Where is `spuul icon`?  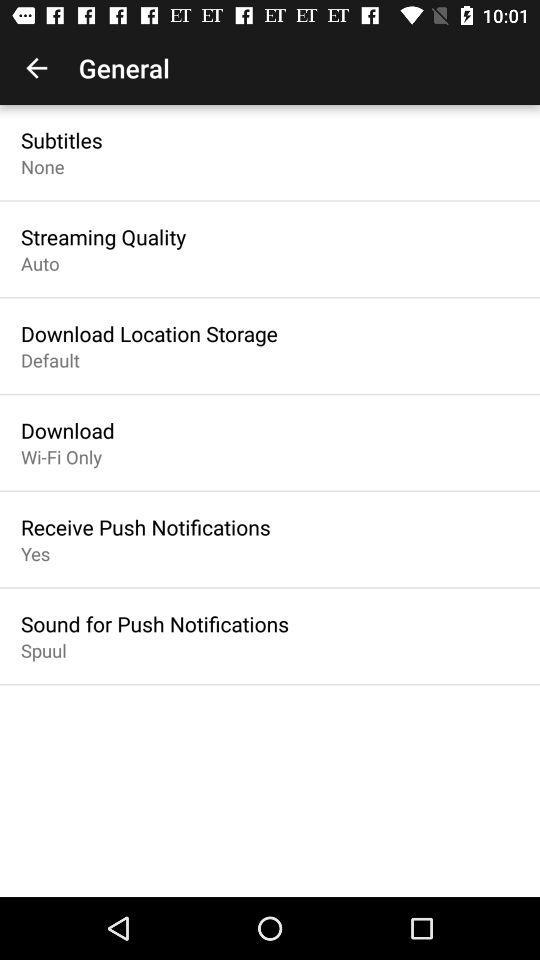 spuul icon is located at coordinates (43, 649).